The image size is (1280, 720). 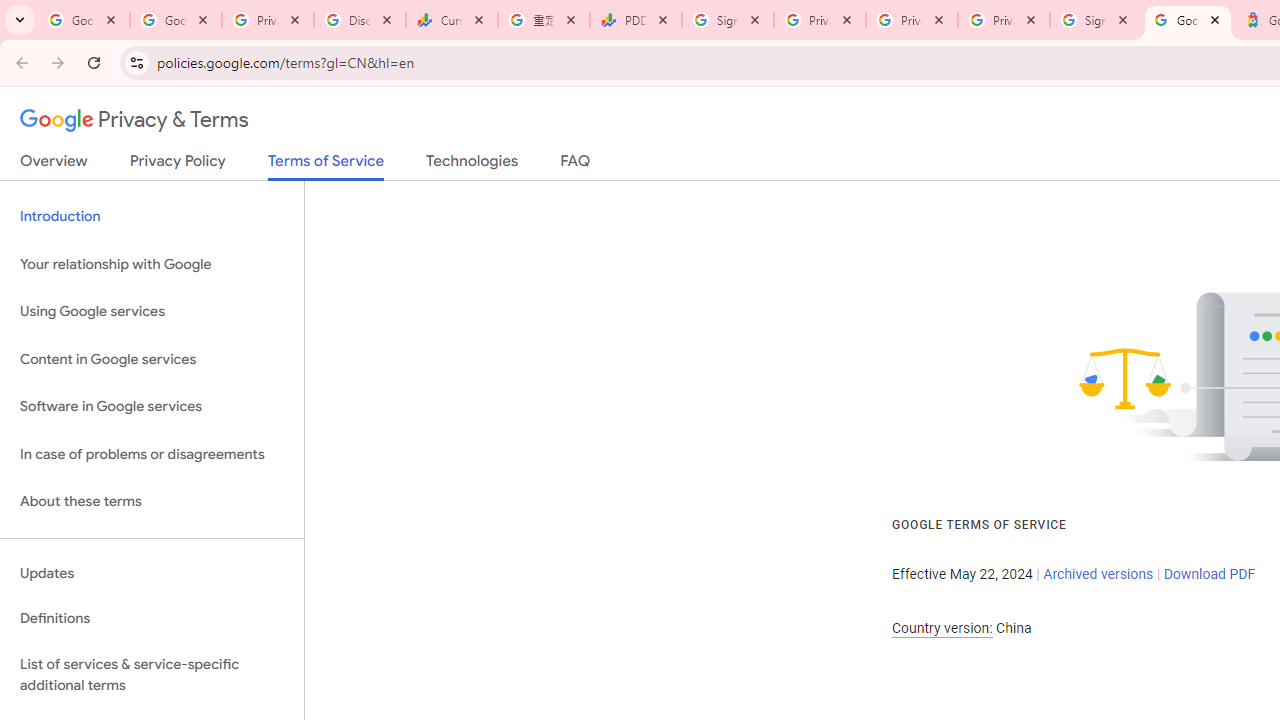 I want to click on 'Definitions', so click(x=151, y=618).